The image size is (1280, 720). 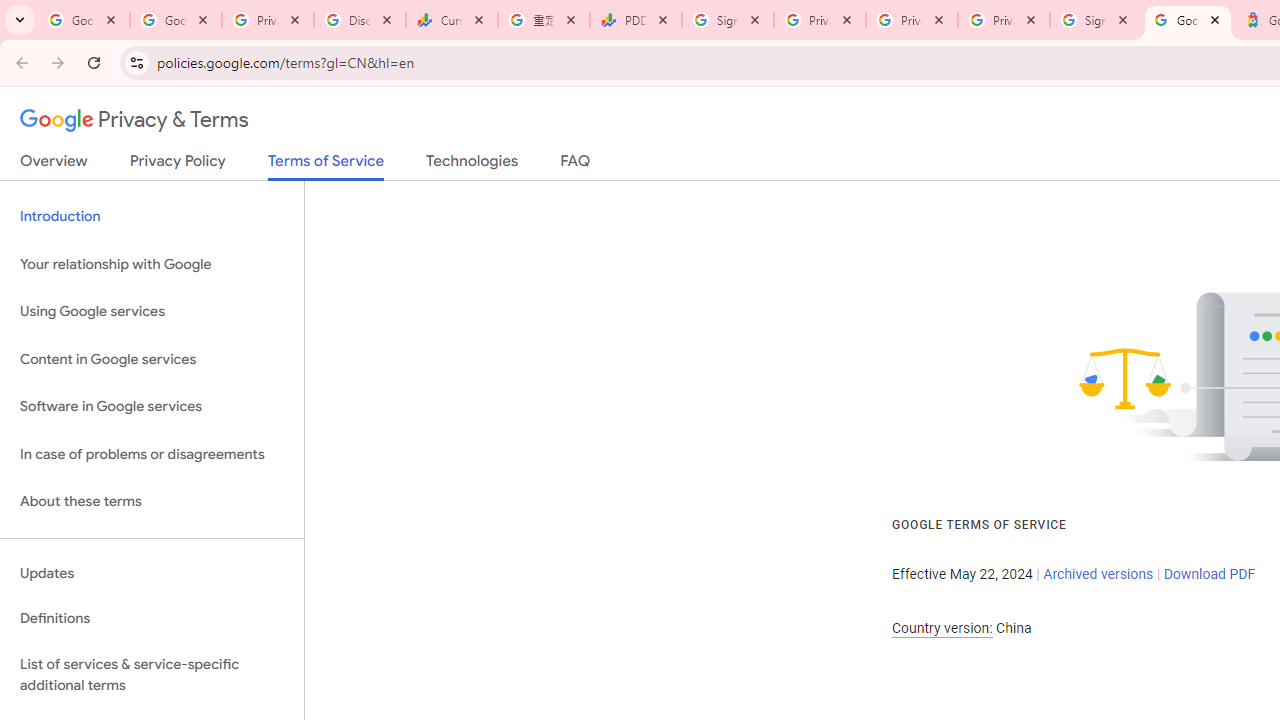 I want to click on 'Definitions', so click(x=151, y=618).